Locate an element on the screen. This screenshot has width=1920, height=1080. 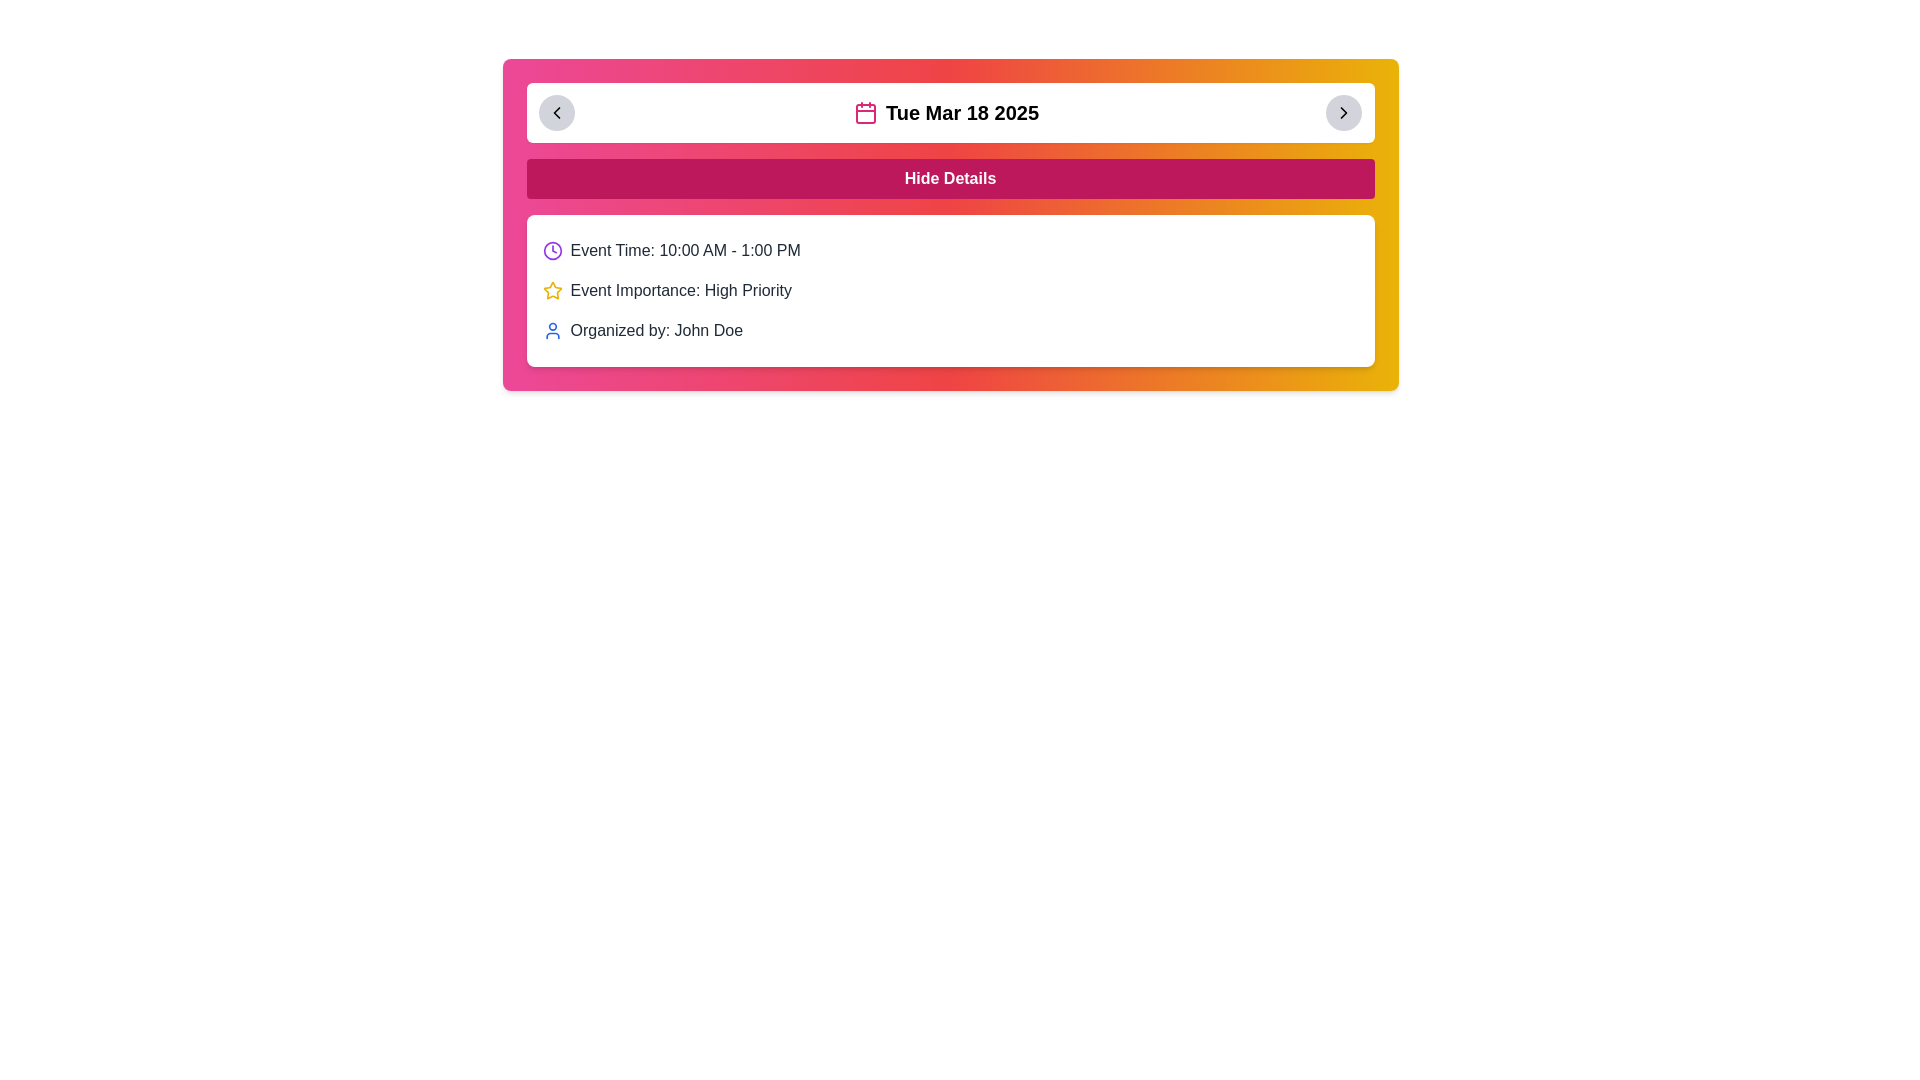
the navigational back button located on the left side of the horizontal bar at the top of the card-like section to observe the style change is located at coordinates (556, 112).